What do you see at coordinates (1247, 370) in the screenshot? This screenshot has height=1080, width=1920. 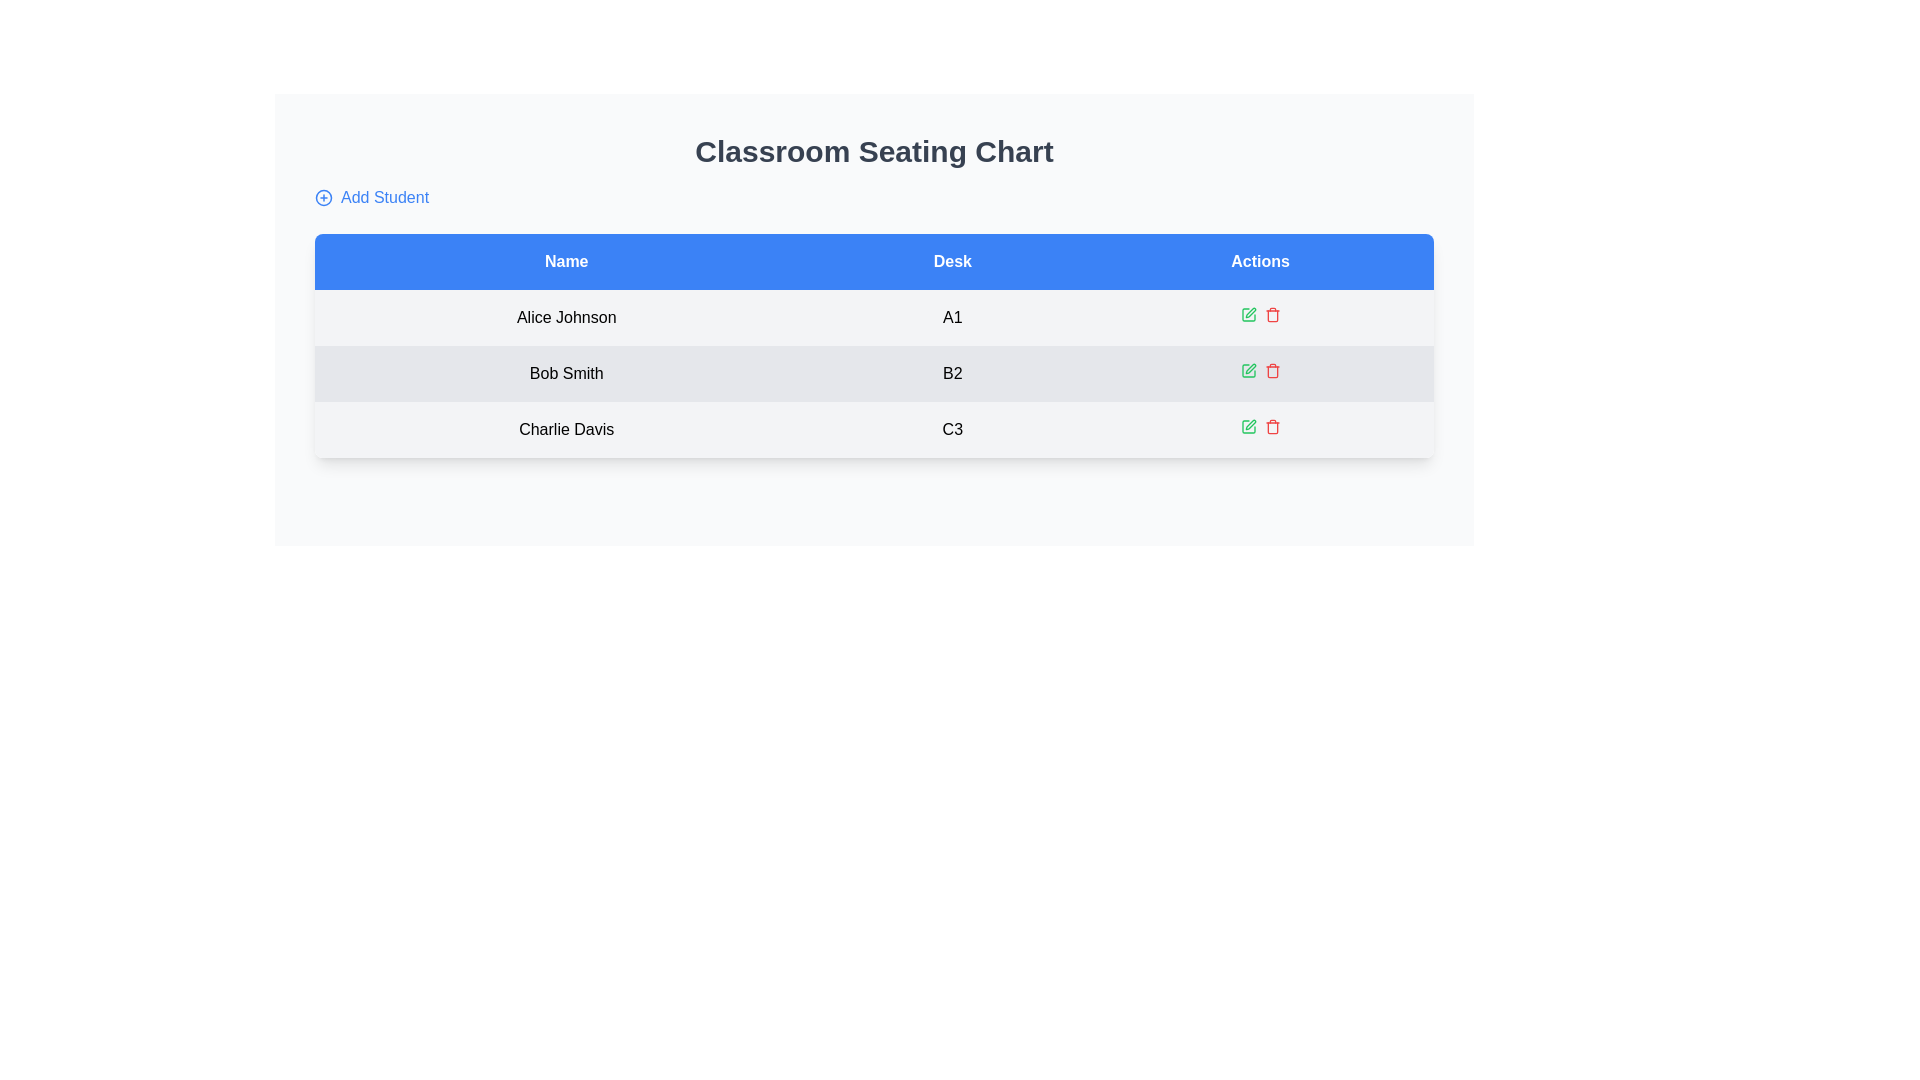 I see `the edit button in the 'Actions' column for the row corresponding to Bob Smith` at bounding box center [1247, 370].